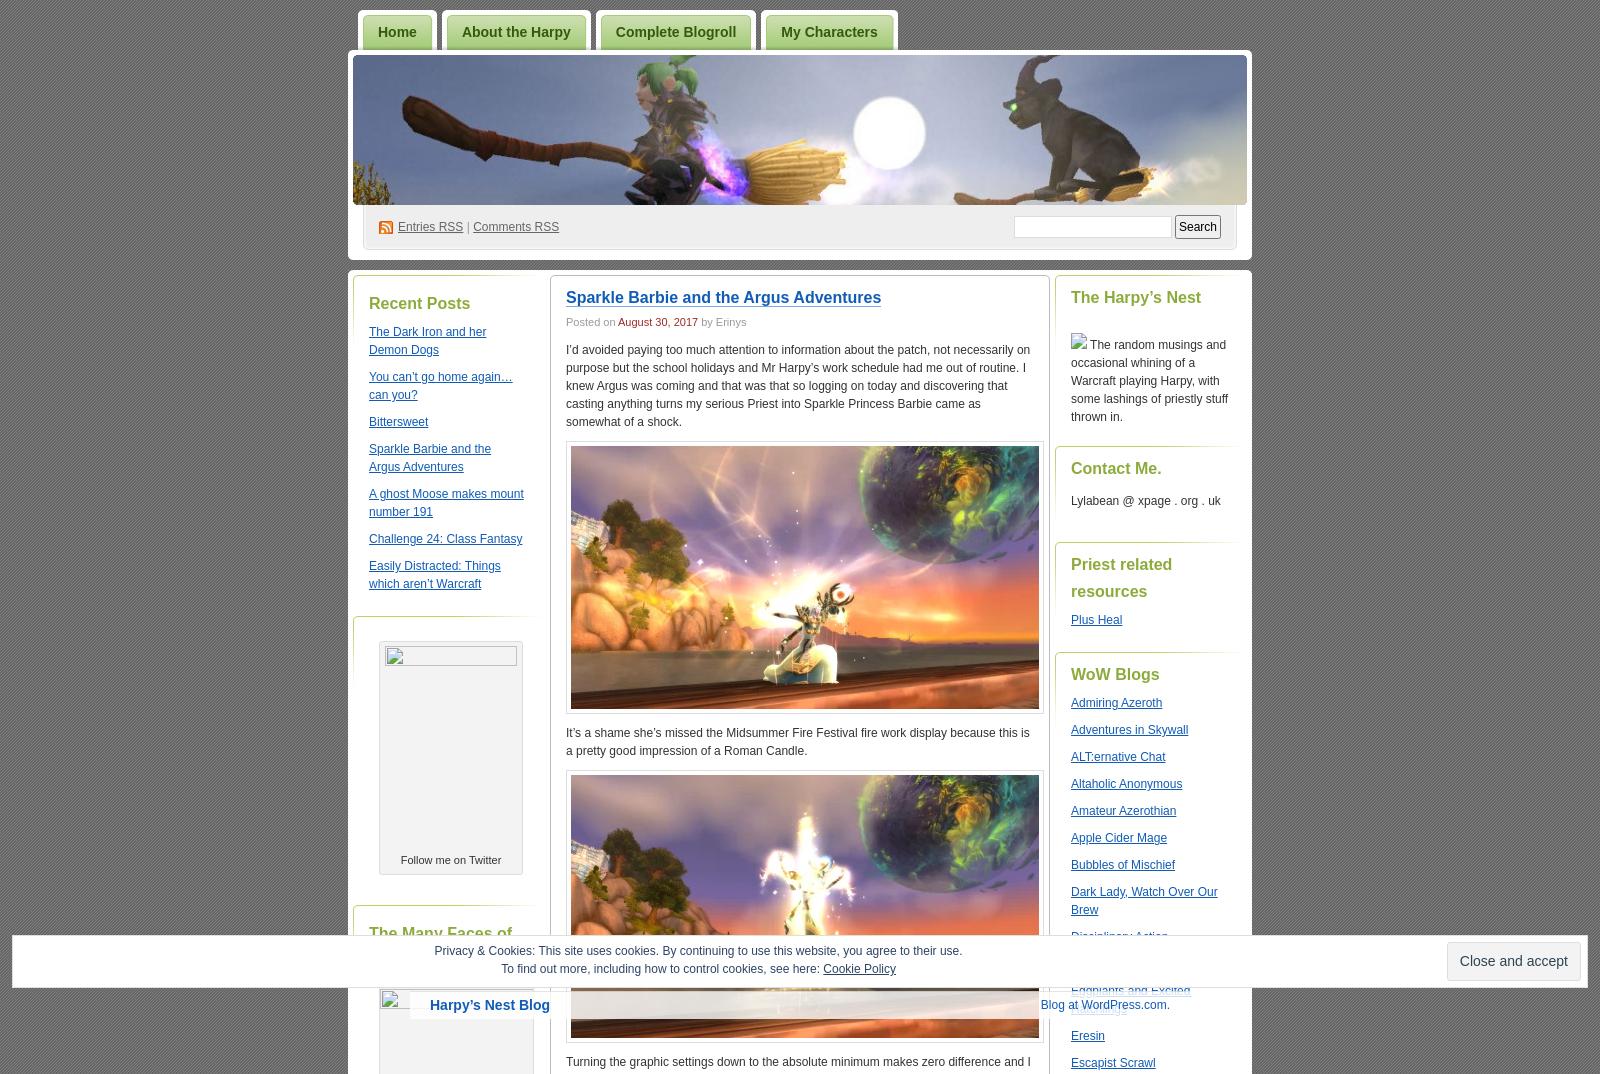 The height and width of the screenshot is (1074, 1600). I want to click on 'Blog at WordPress.com.', so click(1104, 1035).